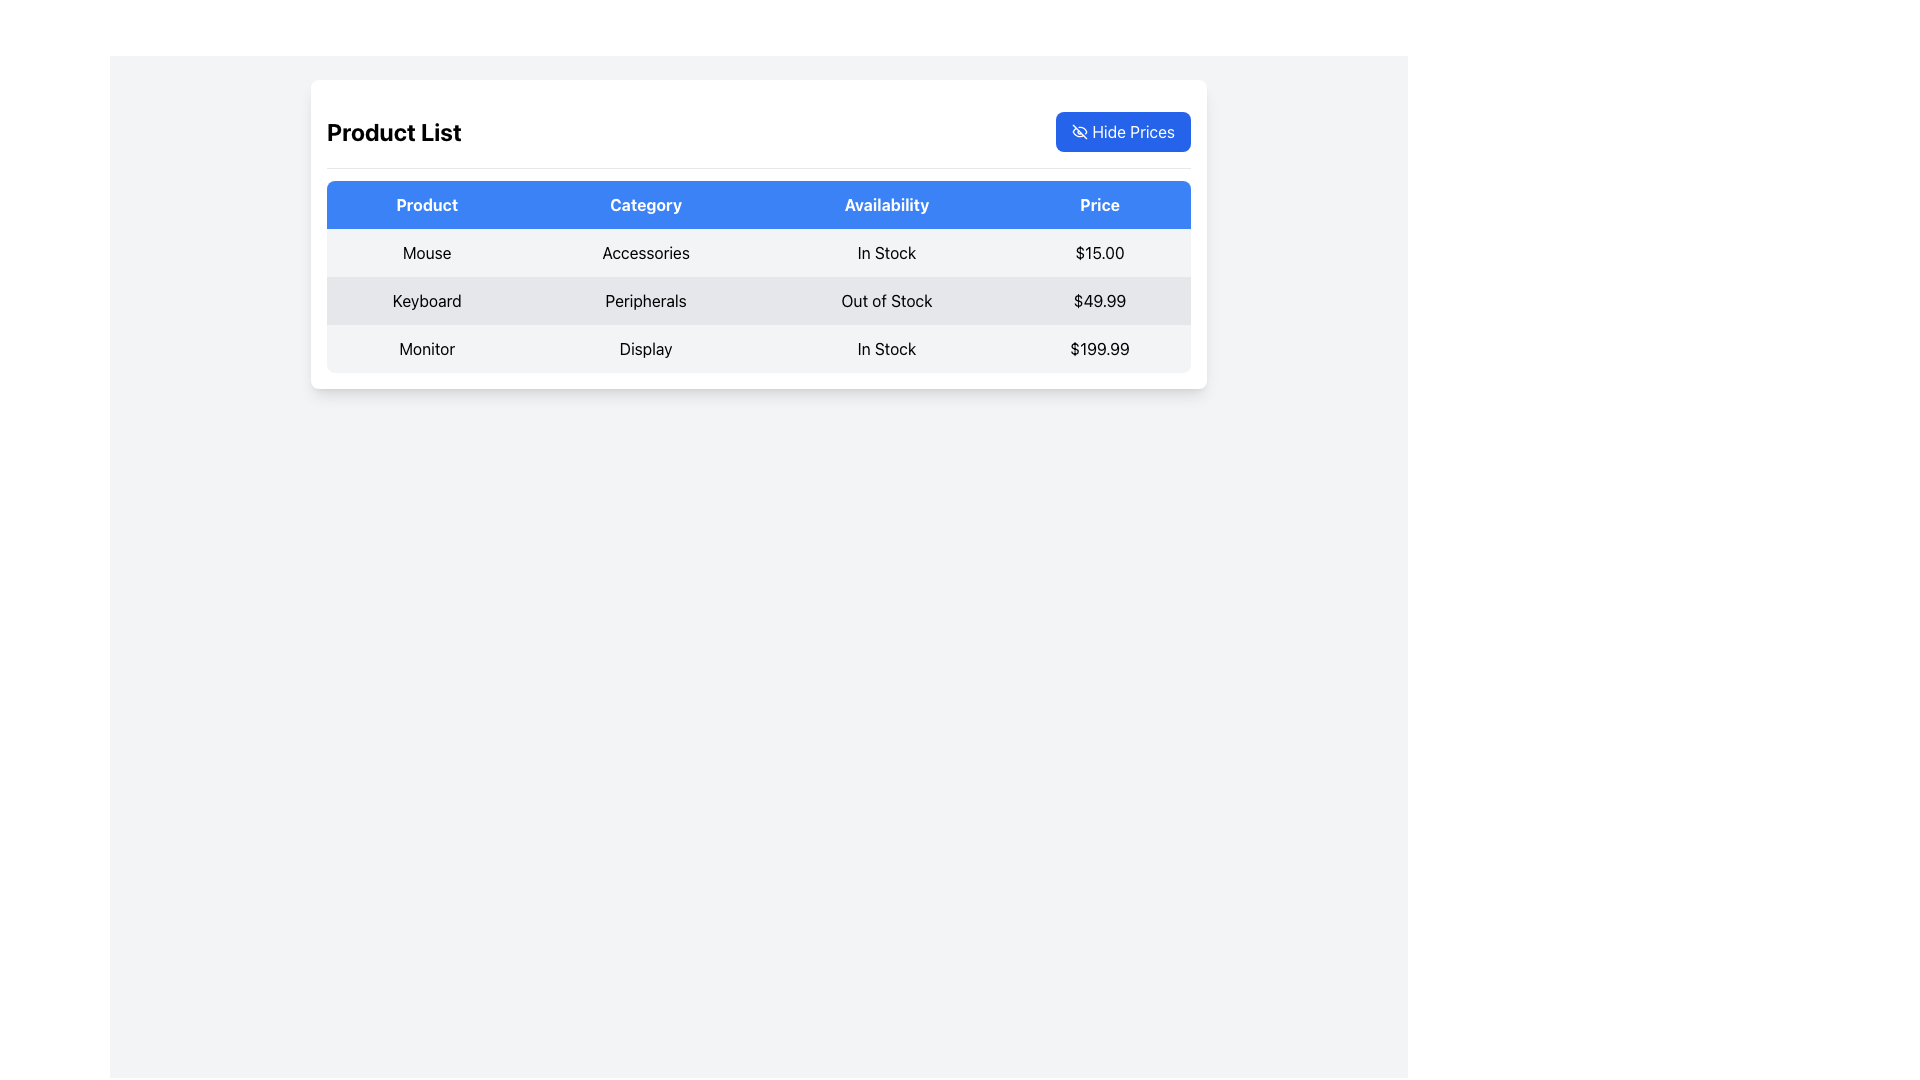 The width and height of the screenshot is (1920, 1080). What do you see at coordinates (426, 347) in the screenshot?
I see `the text label displaying 'Monitor', which is positioned in the first cell of the leftmost column in a table layout` at bounding box center [426, 347].